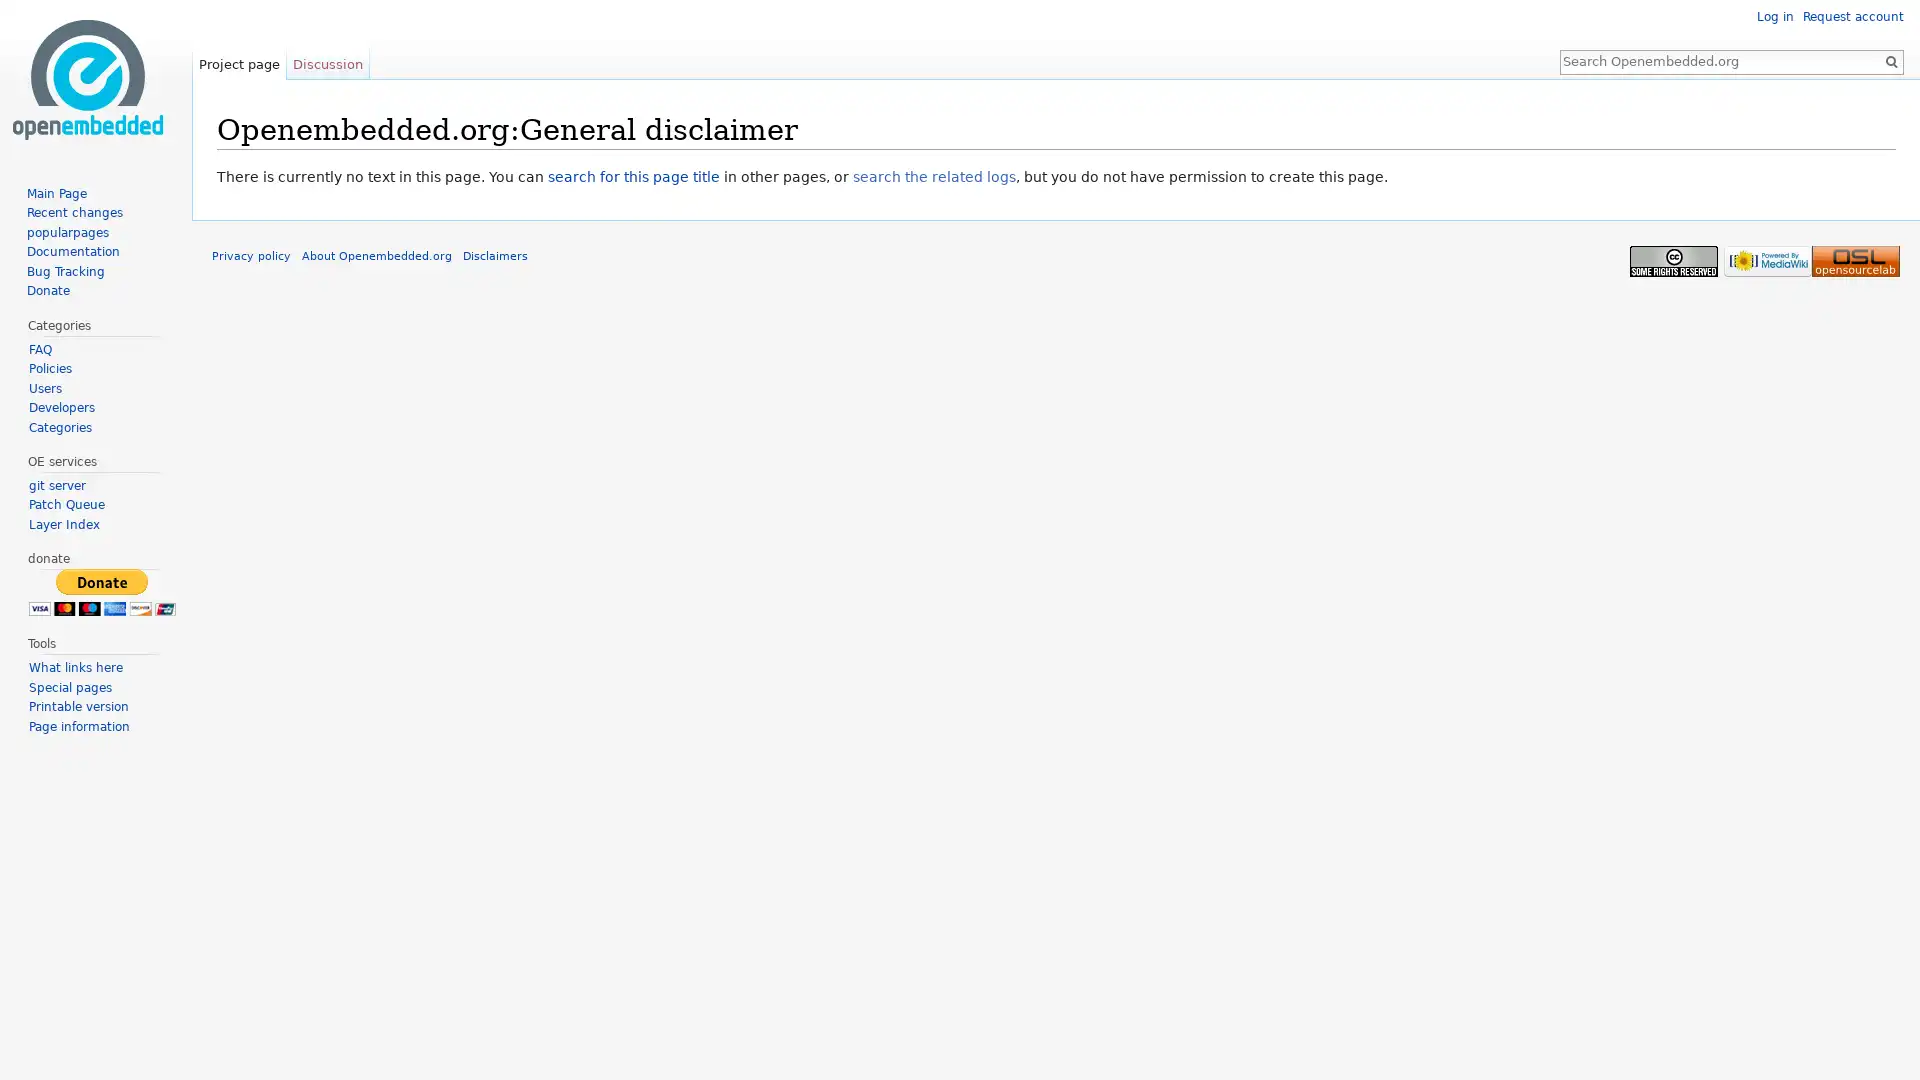 The width and height of the screenshot is (1920, 1080). What do you see at coordinates (1890, 60) in the screenshot?
I see `Go` at bounding box center [1890, 60].